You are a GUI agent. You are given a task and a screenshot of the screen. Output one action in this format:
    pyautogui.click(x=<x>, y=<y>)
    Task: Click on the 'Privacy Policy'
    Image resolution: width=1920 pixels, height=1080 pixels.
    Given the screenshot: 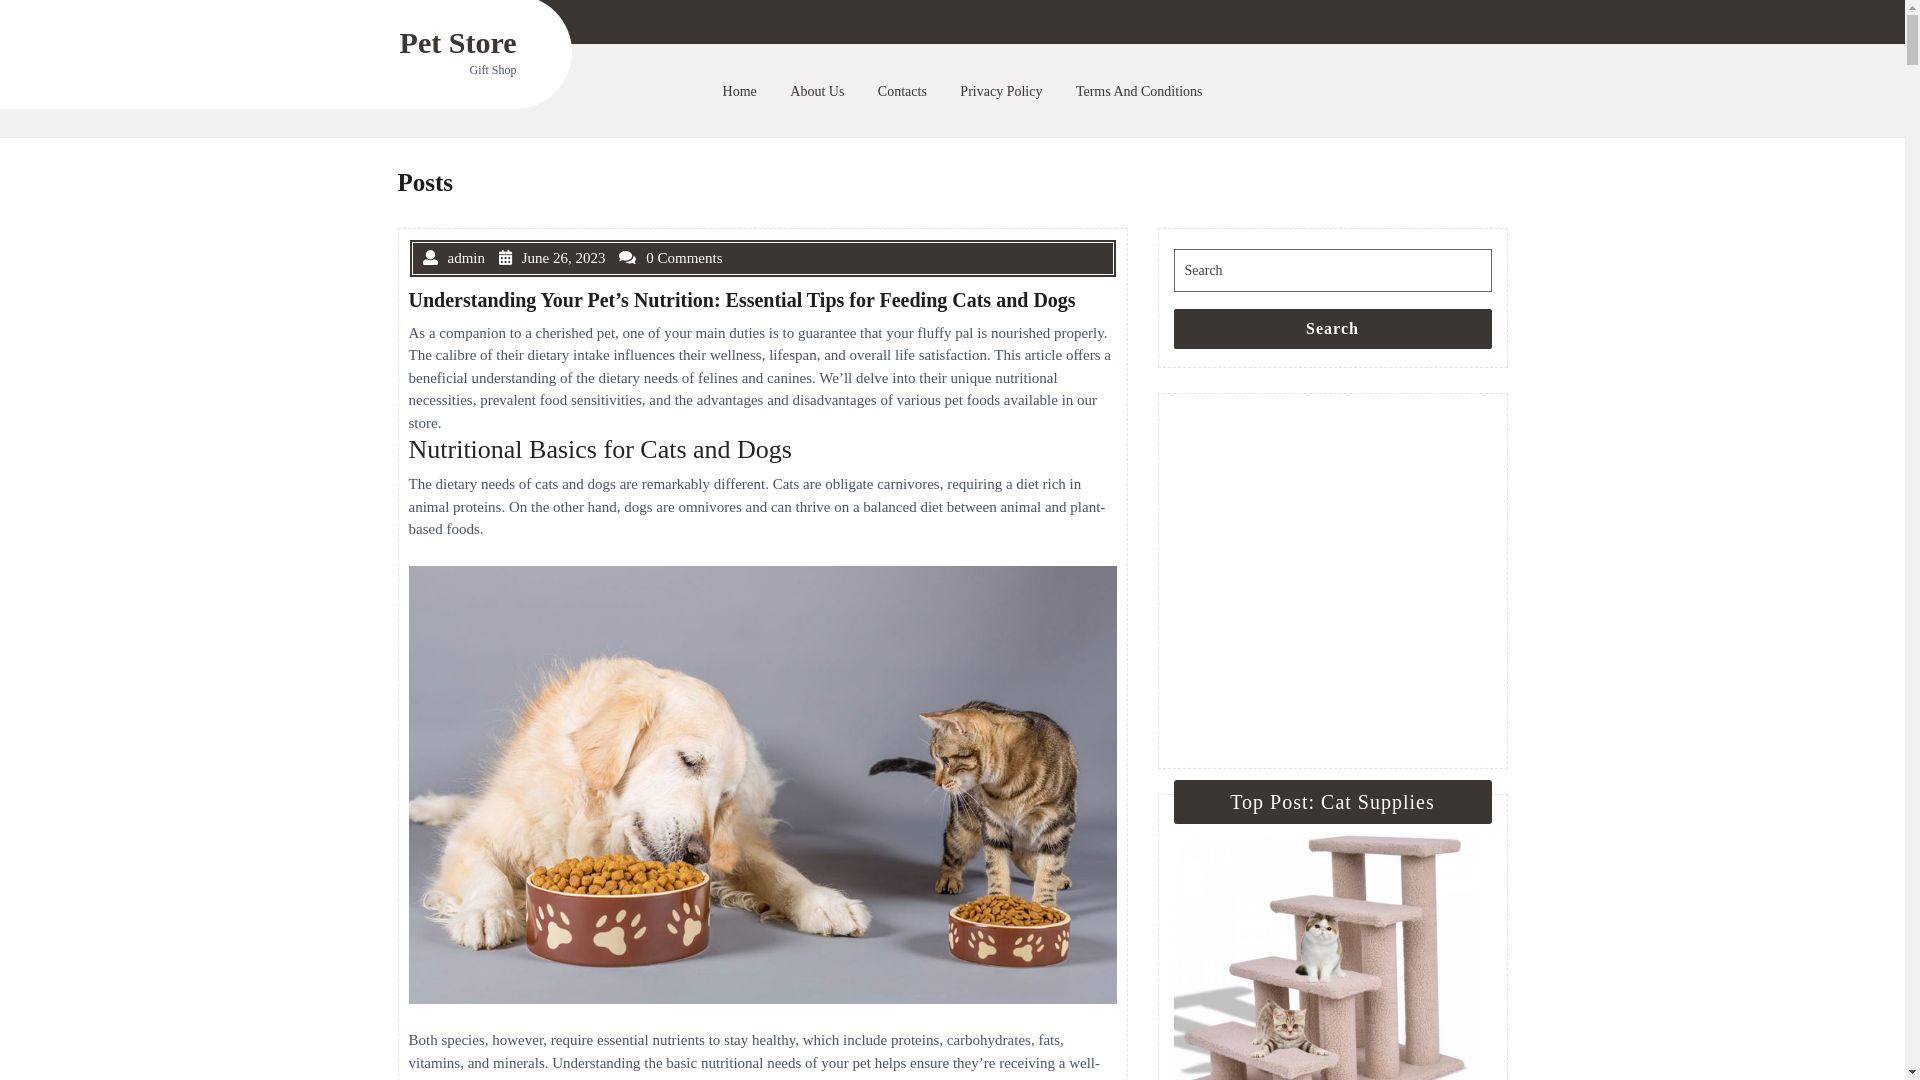 What is the action you would take?
    pyautogui.click(x=949, y=91)
    